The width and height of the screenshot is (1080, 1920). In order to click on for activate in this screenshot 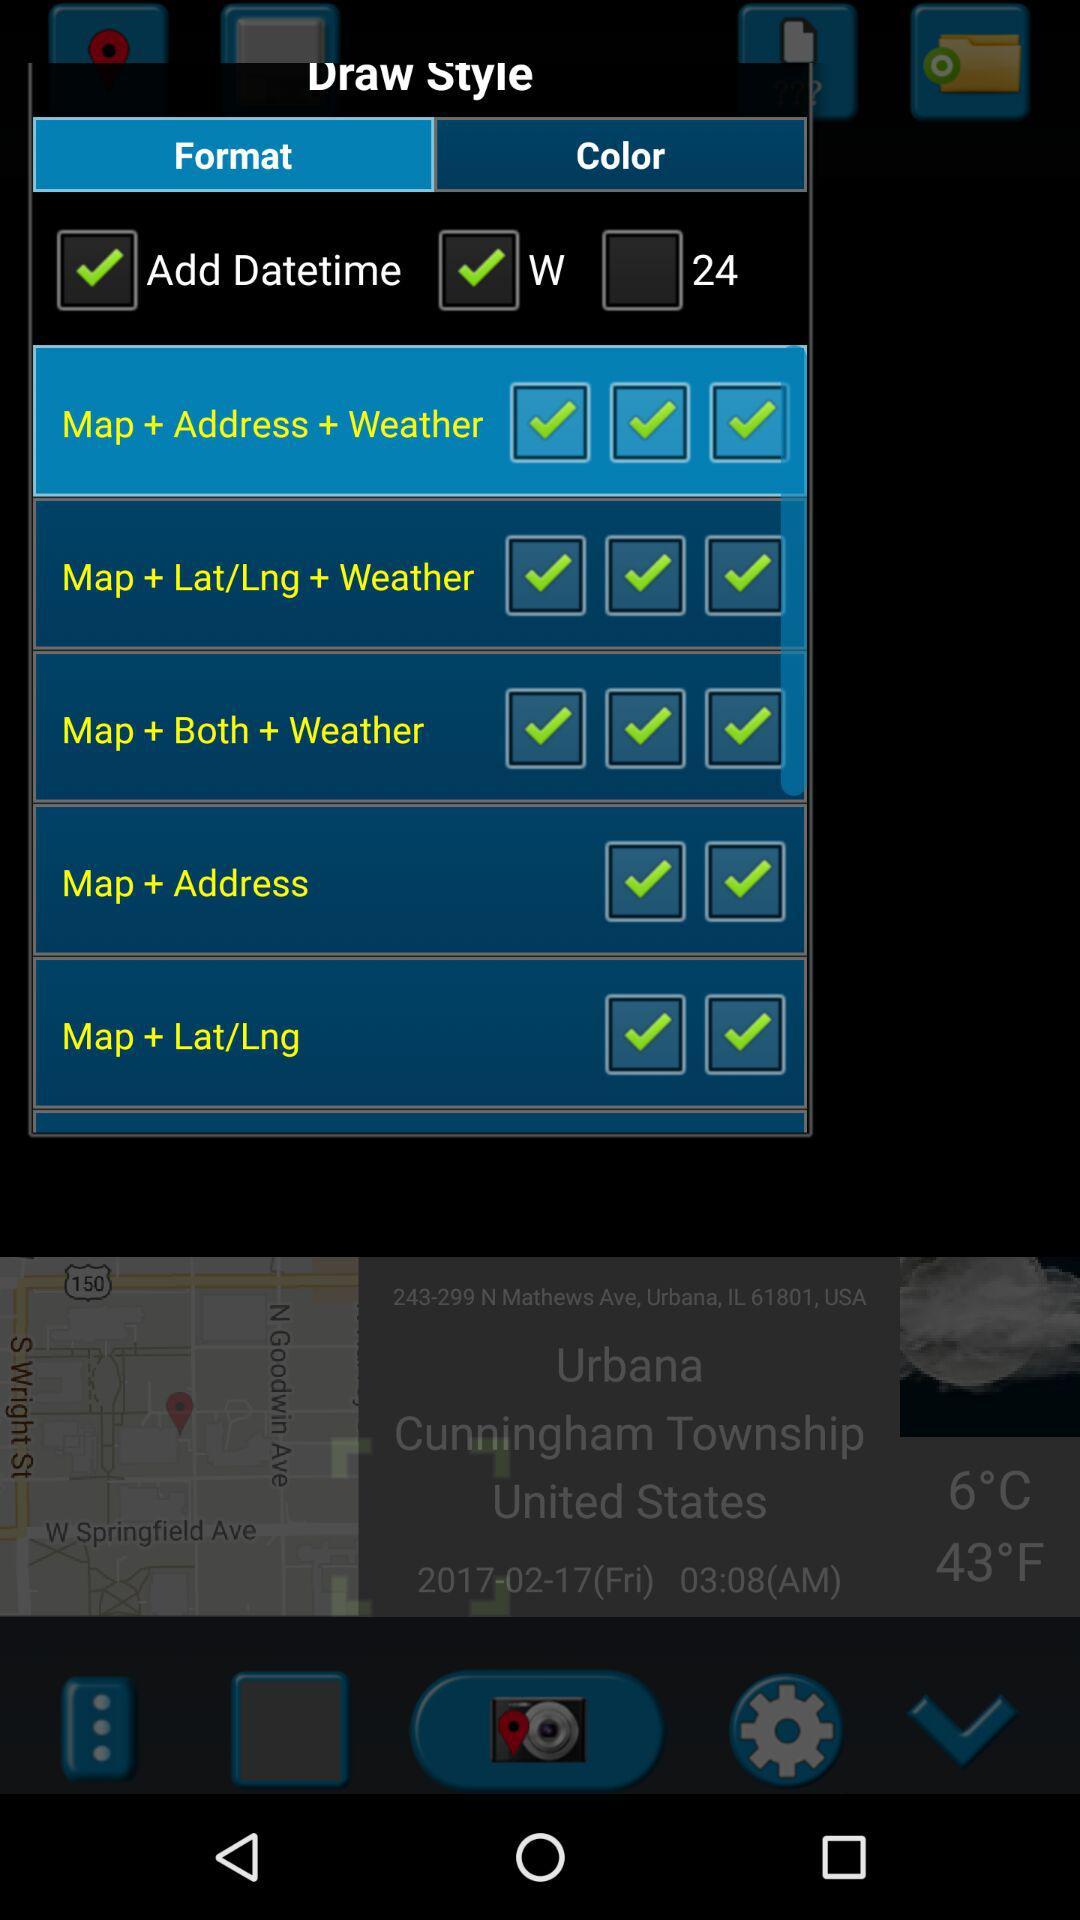, I will do `click(644, 725)`.